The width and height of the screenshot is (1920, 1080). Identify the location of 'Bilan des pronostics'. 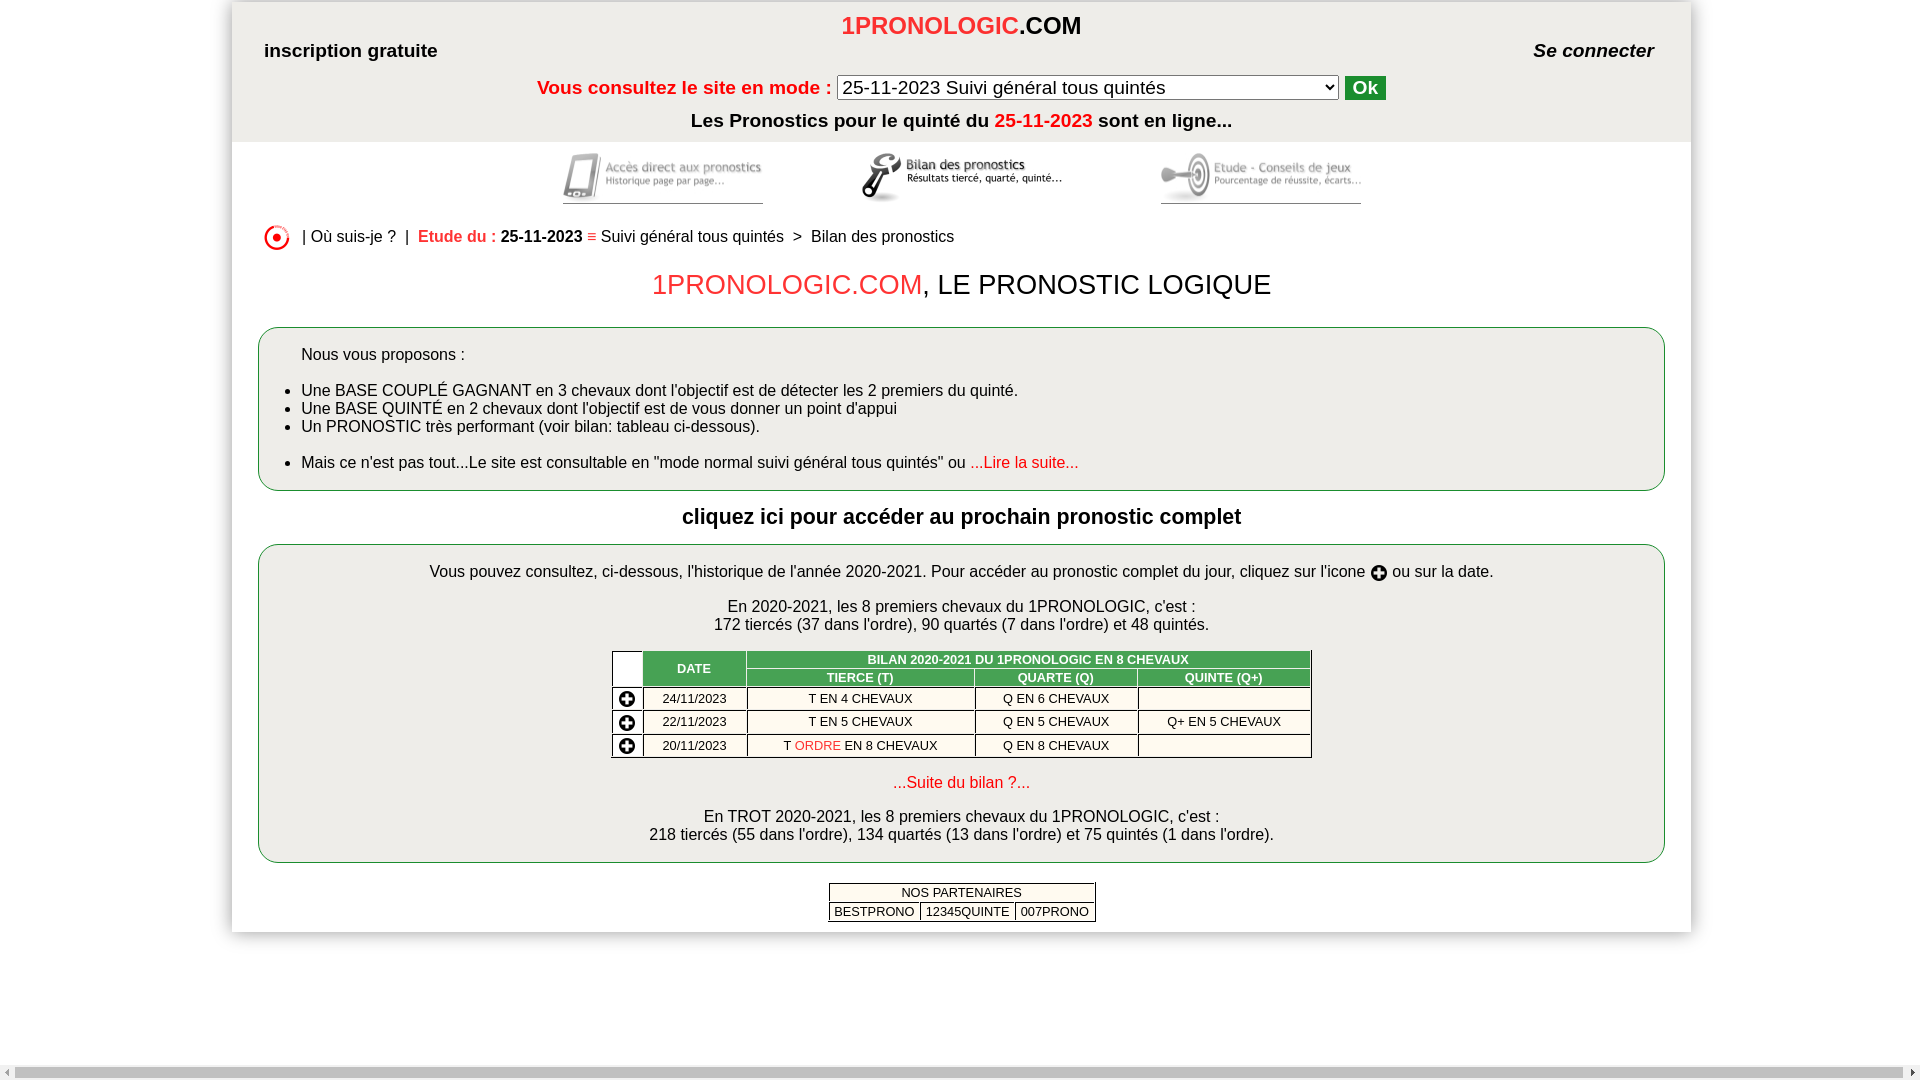
(881, 235).